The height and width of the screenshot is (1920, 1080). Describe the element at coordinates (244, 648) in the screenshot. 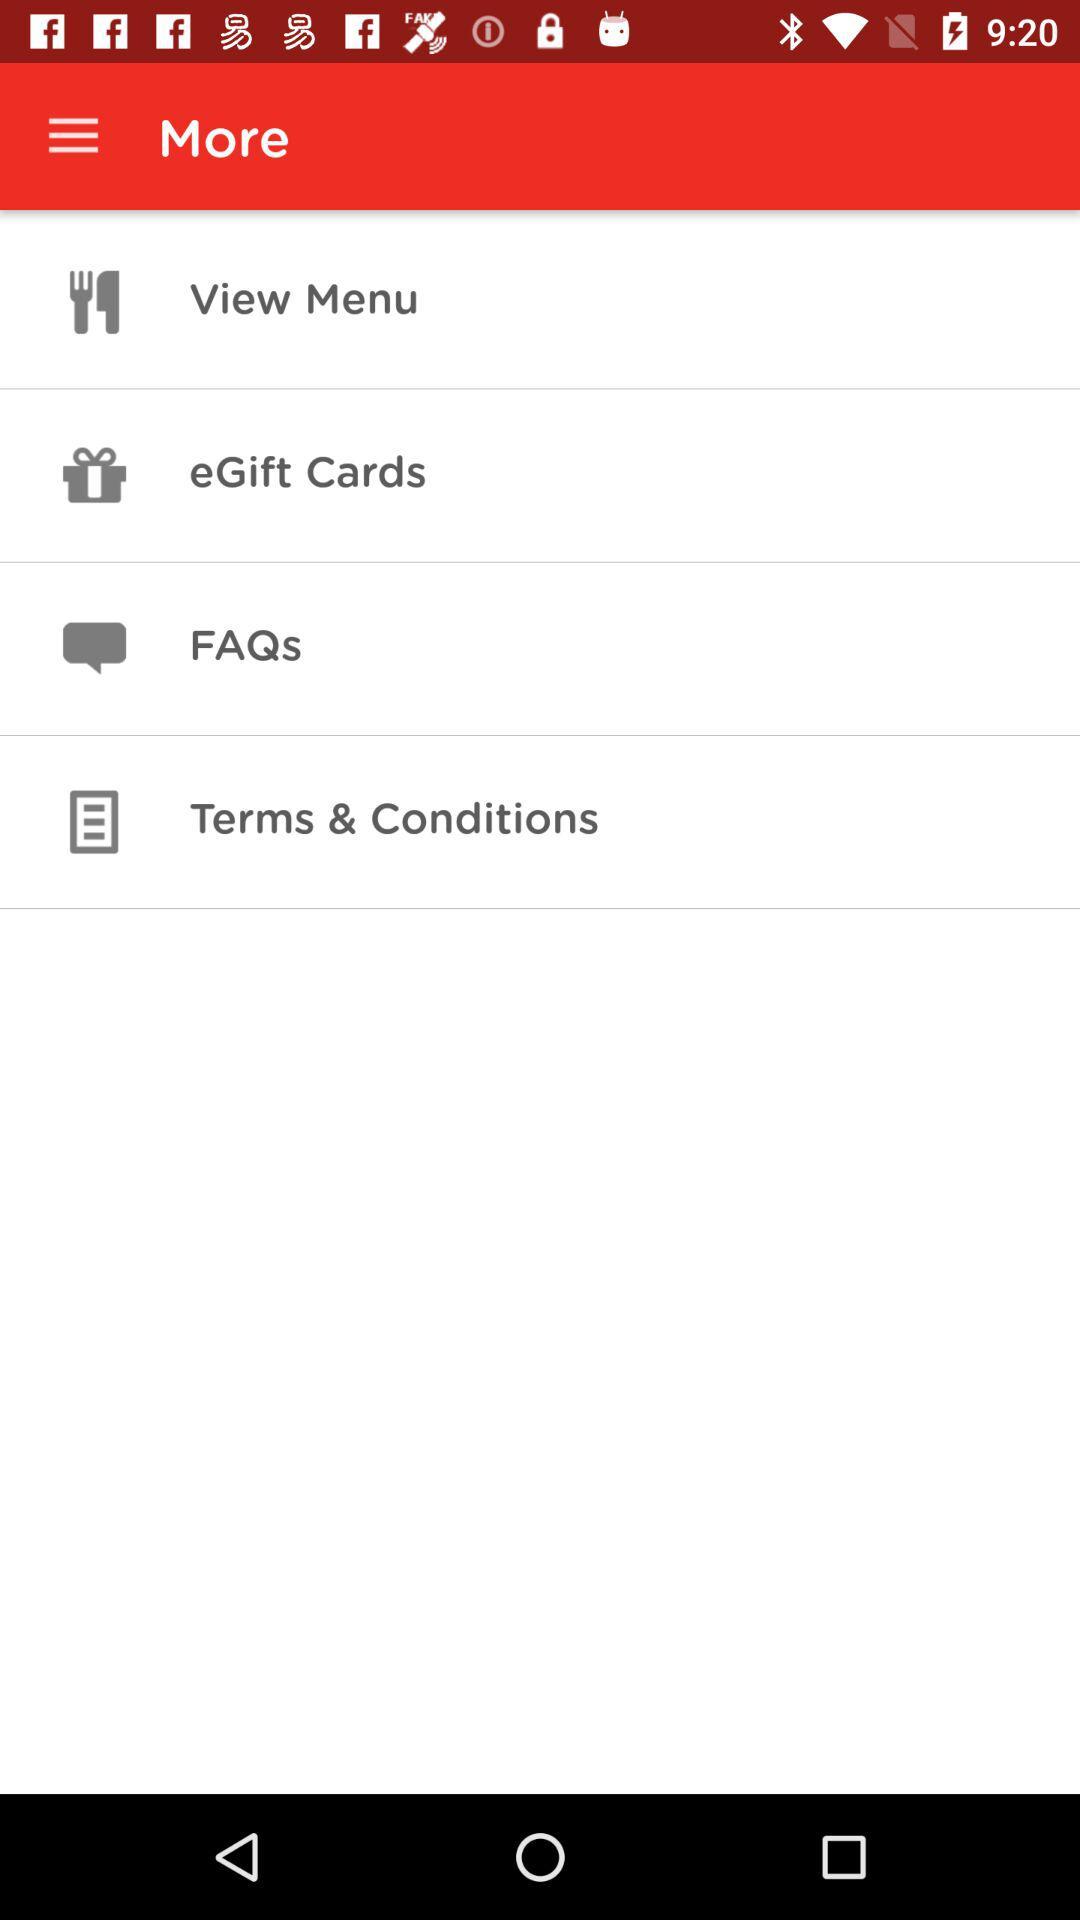

I see `the icon below the egift cards item` at that location.